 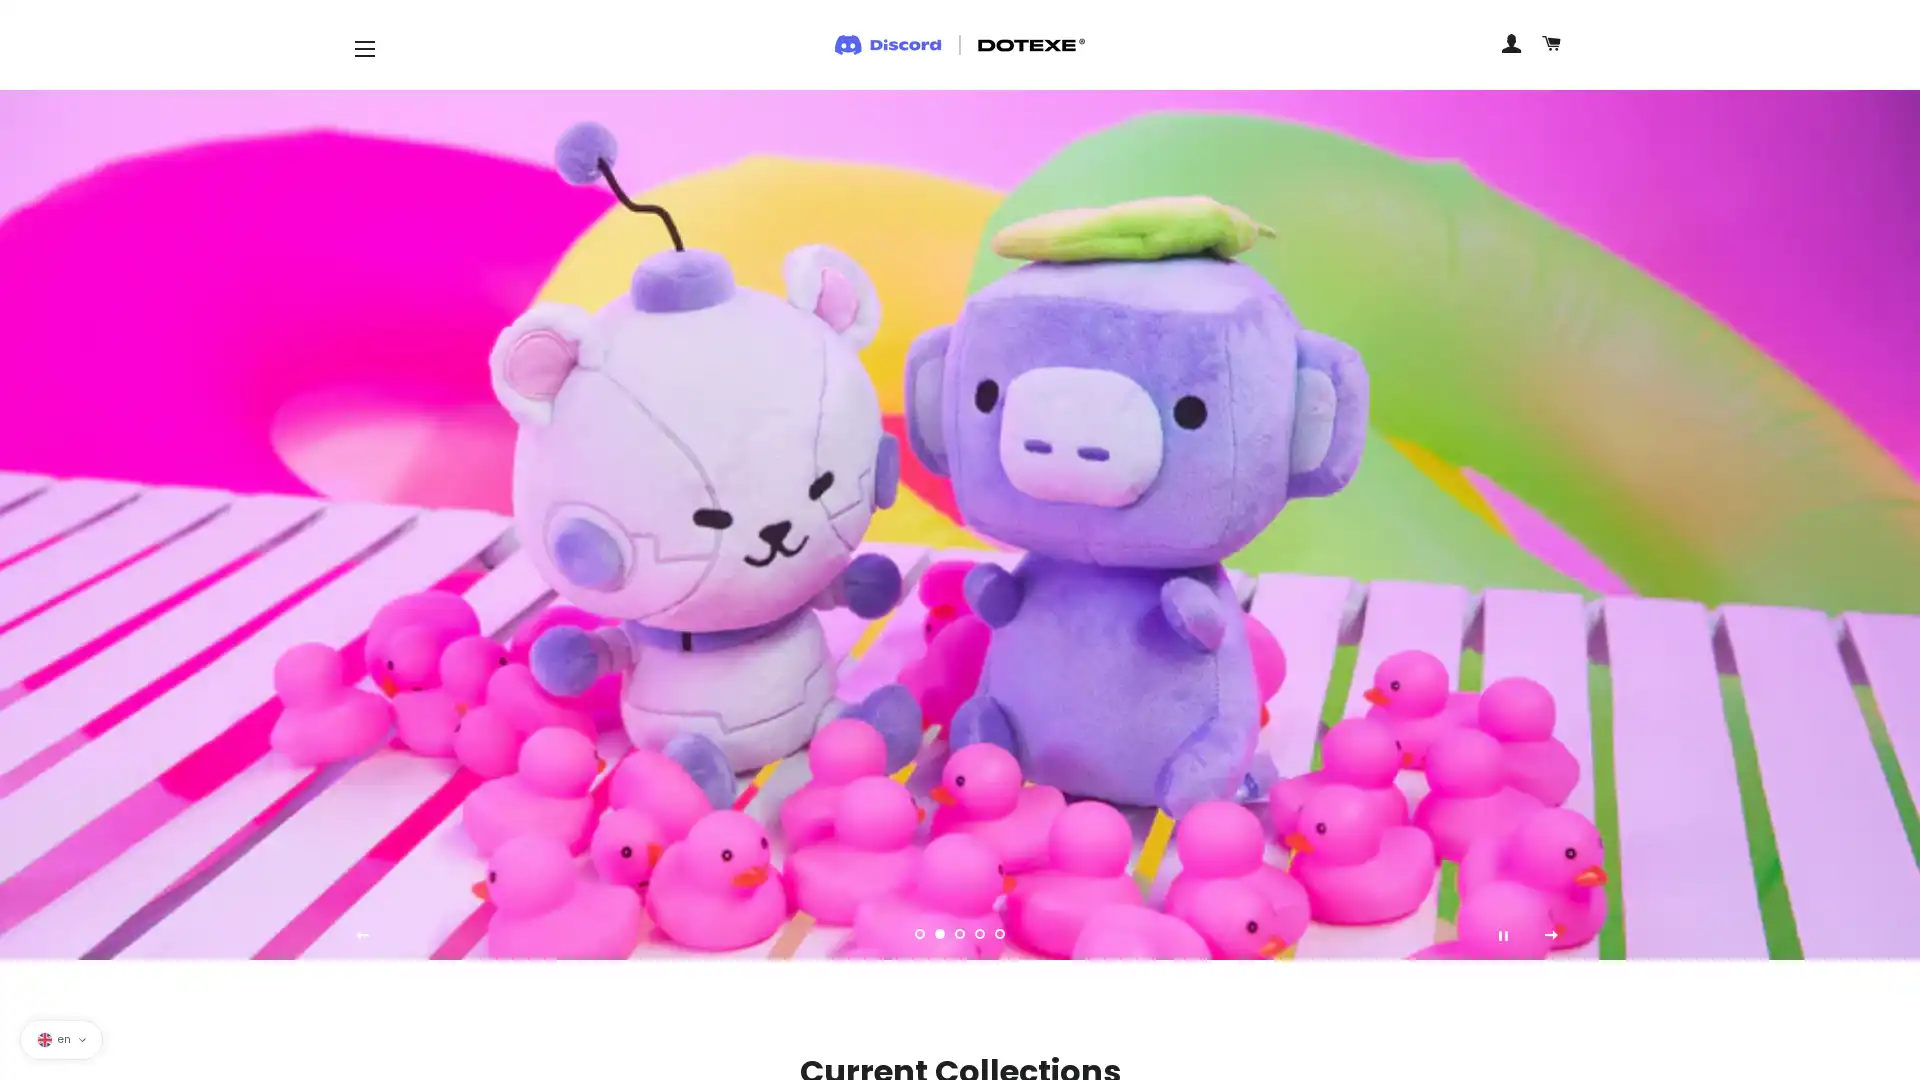 What do you see at coordinates (1549, 934) in the screenshot?
I see `Next slide` at bounding box center [1549, 934].